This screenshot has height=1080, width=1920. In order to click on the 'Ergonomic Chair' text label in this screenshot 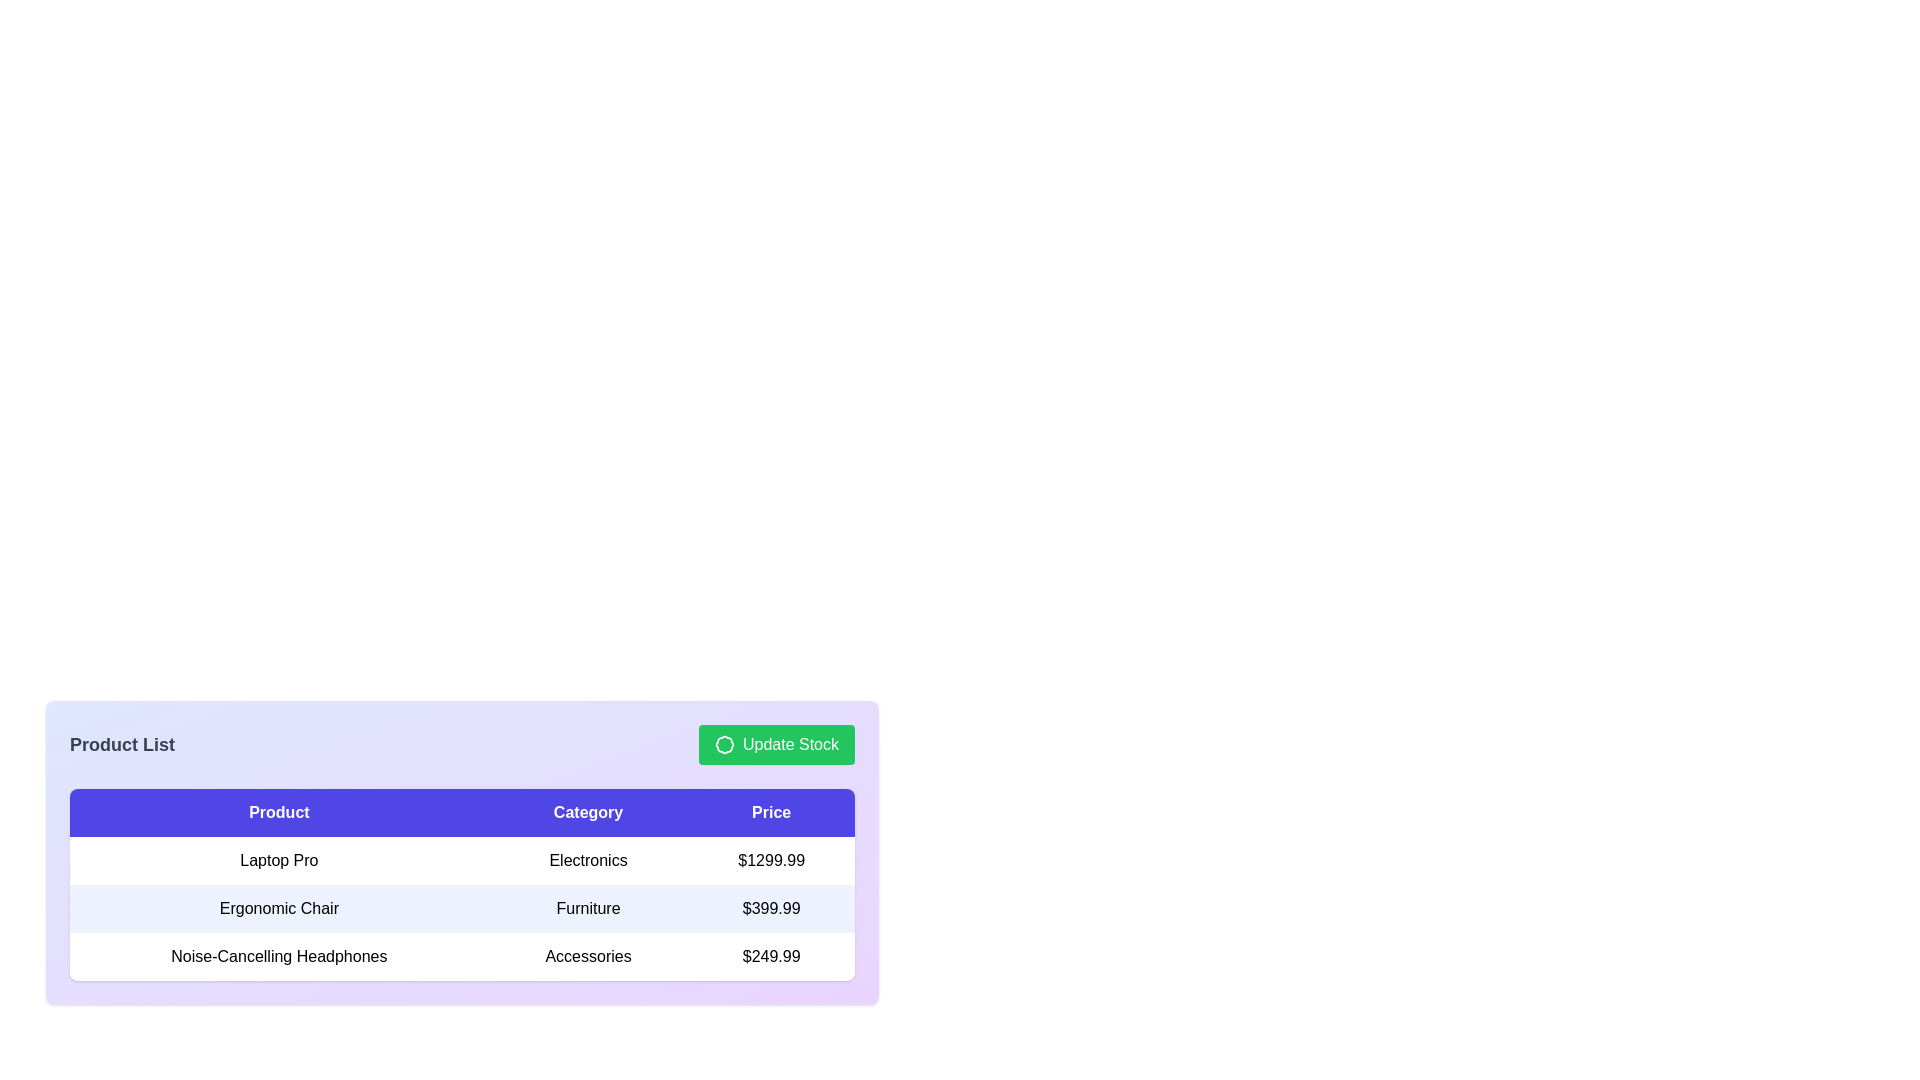, I will do `click(278, 909)`.